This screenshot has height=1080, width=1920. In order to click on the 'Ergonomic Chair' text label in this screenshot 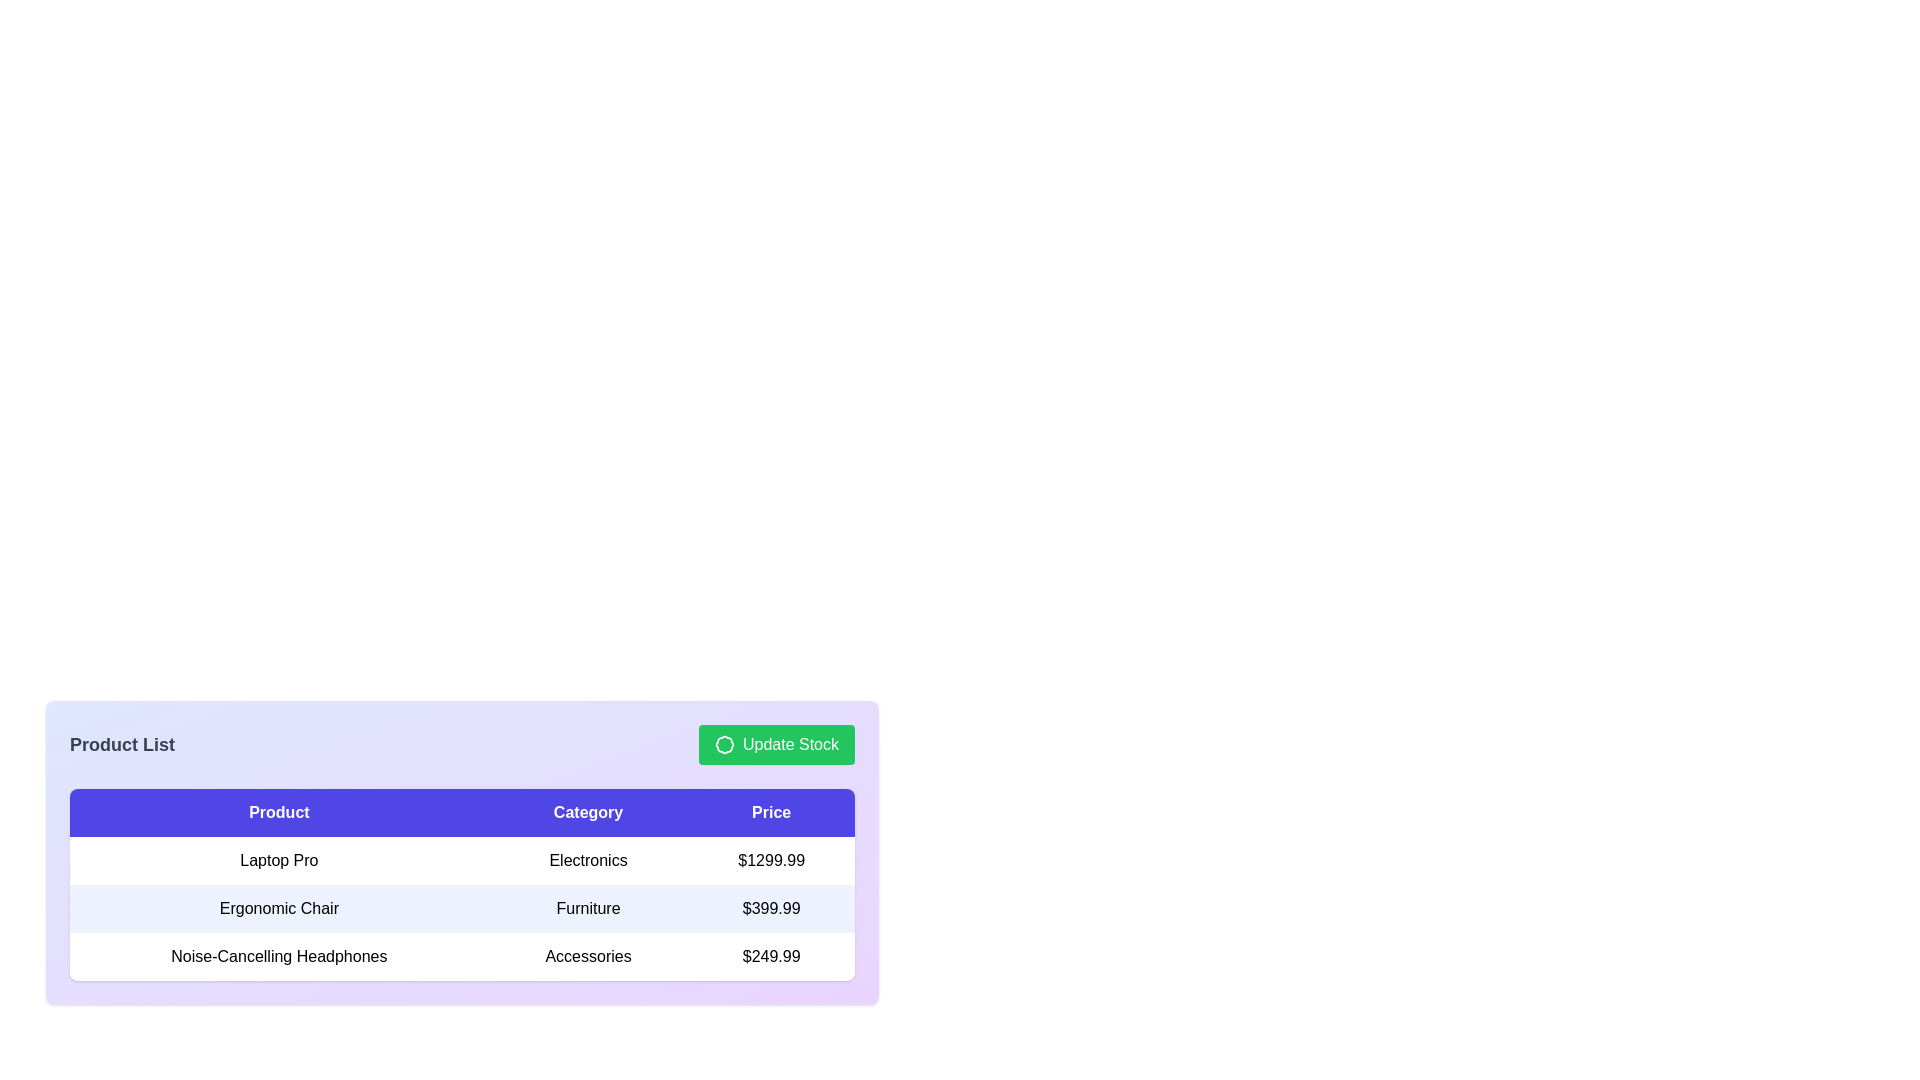, I will do `click(278, 909)`.